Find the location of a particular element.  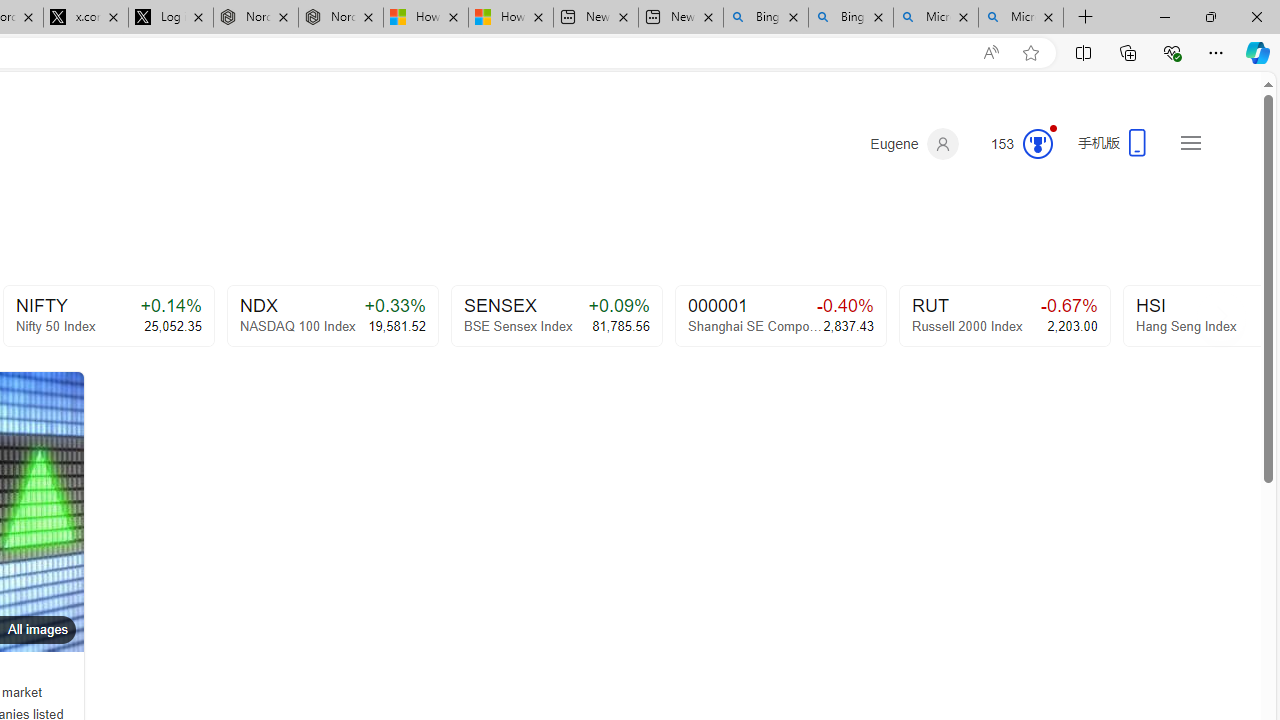

'Log in to X / X' is located at coordinates (170, 17).